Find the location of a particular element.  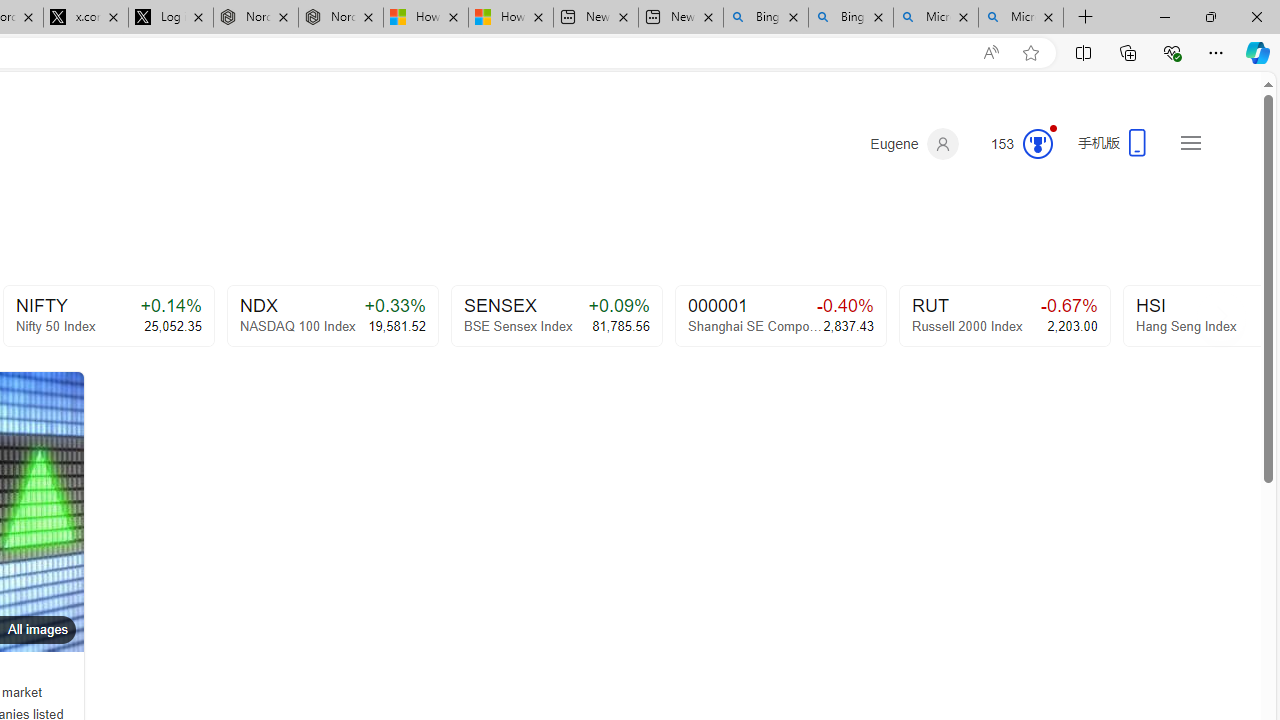

'Log in to X / X' is located at coordinates (170, 17).